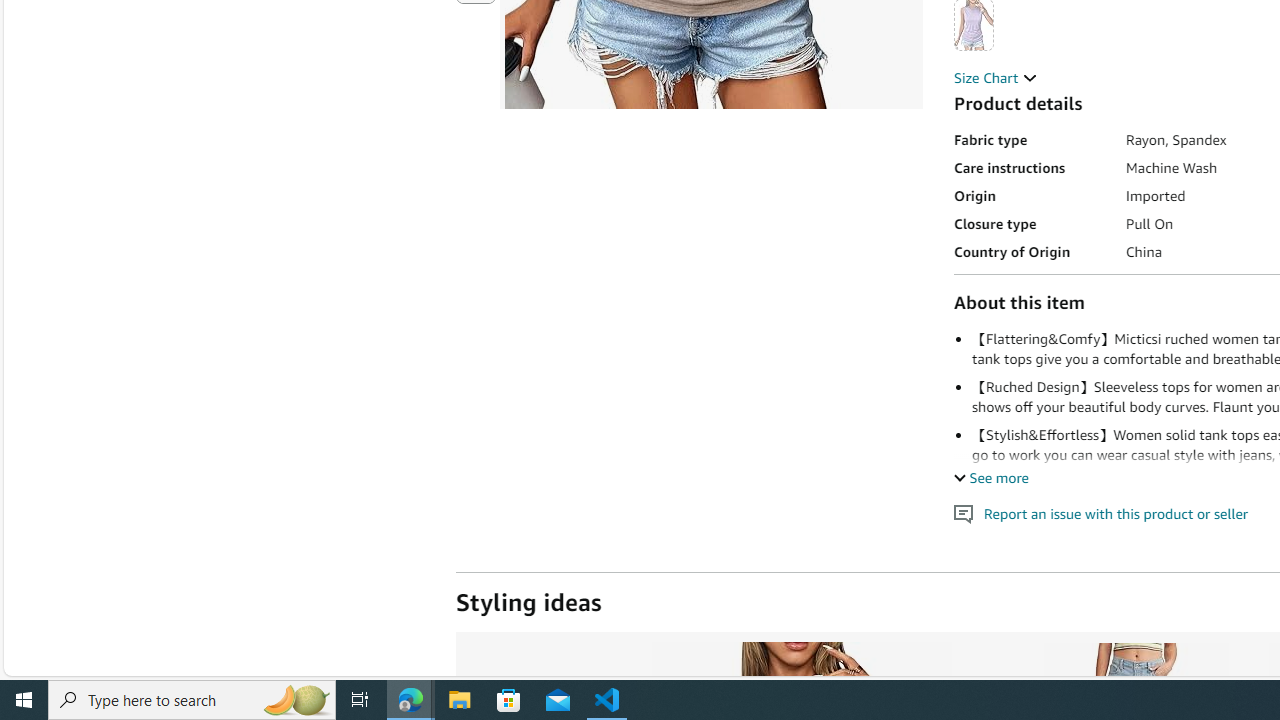  I want to click on 'Light Purple', so click(974, 24).